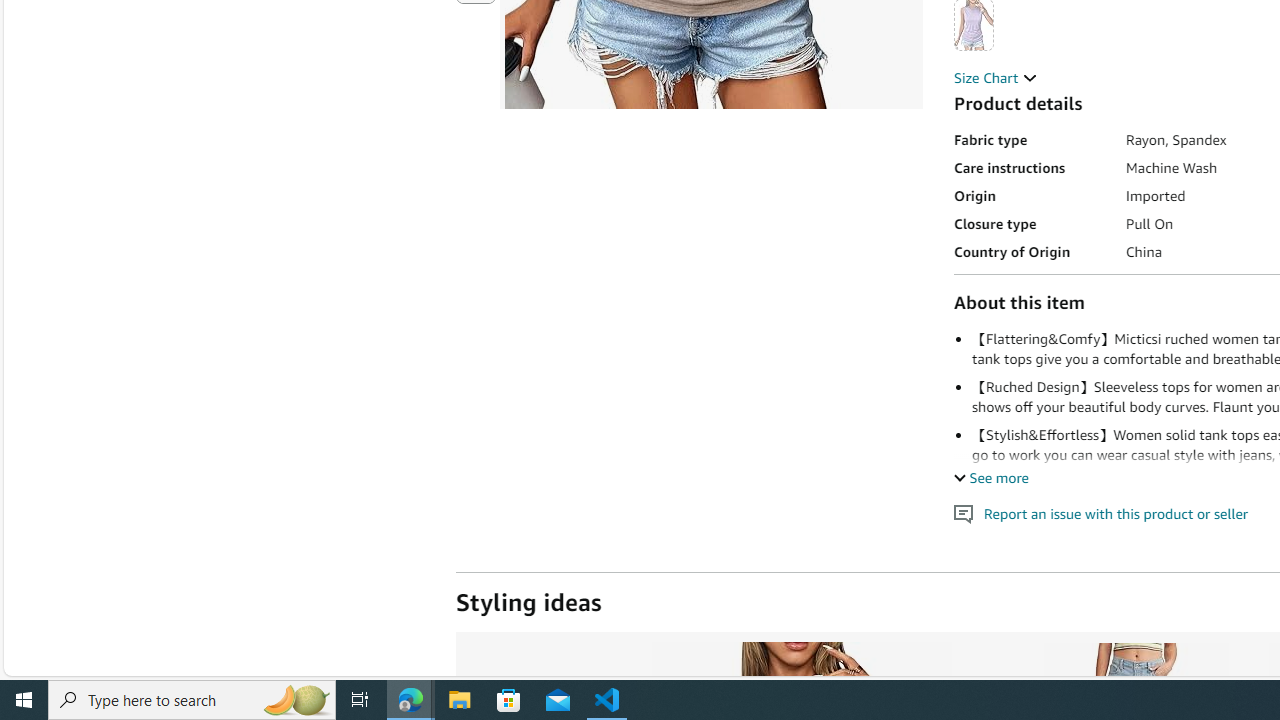  I want to click on 'Light Purple', so click(974, 24).